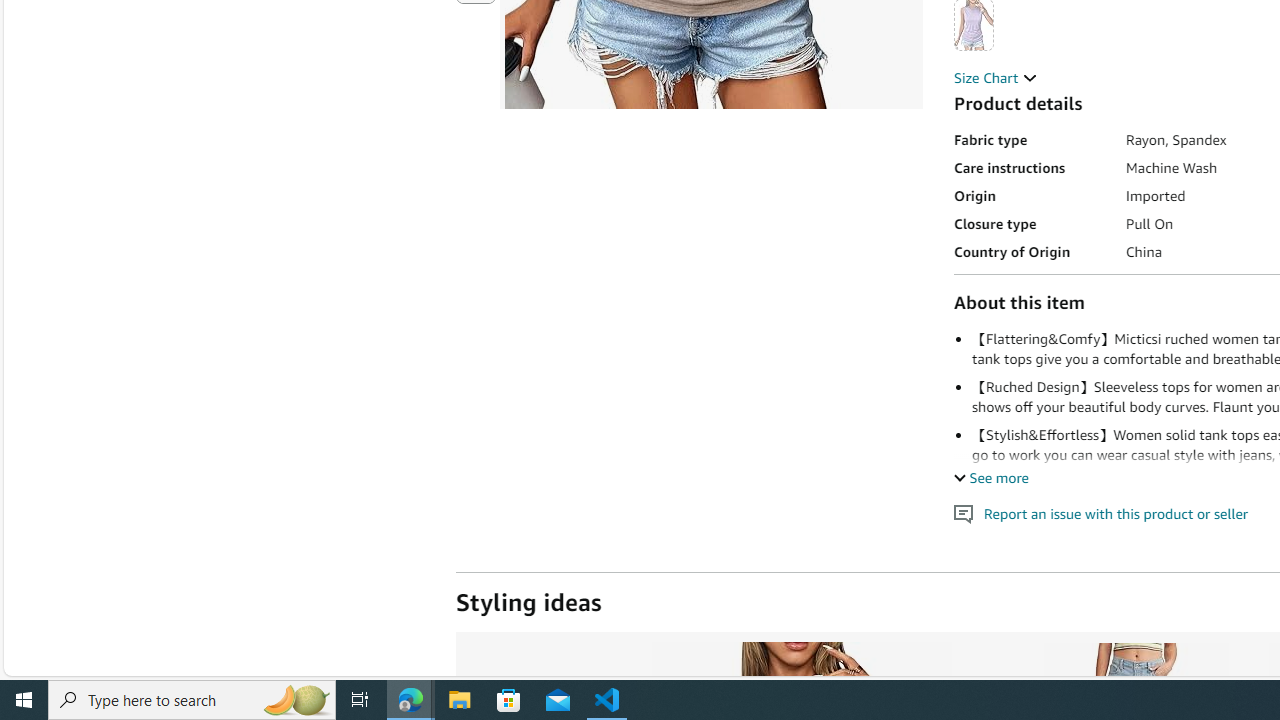  I want to click on 'Light Purple', so click(974, 24).